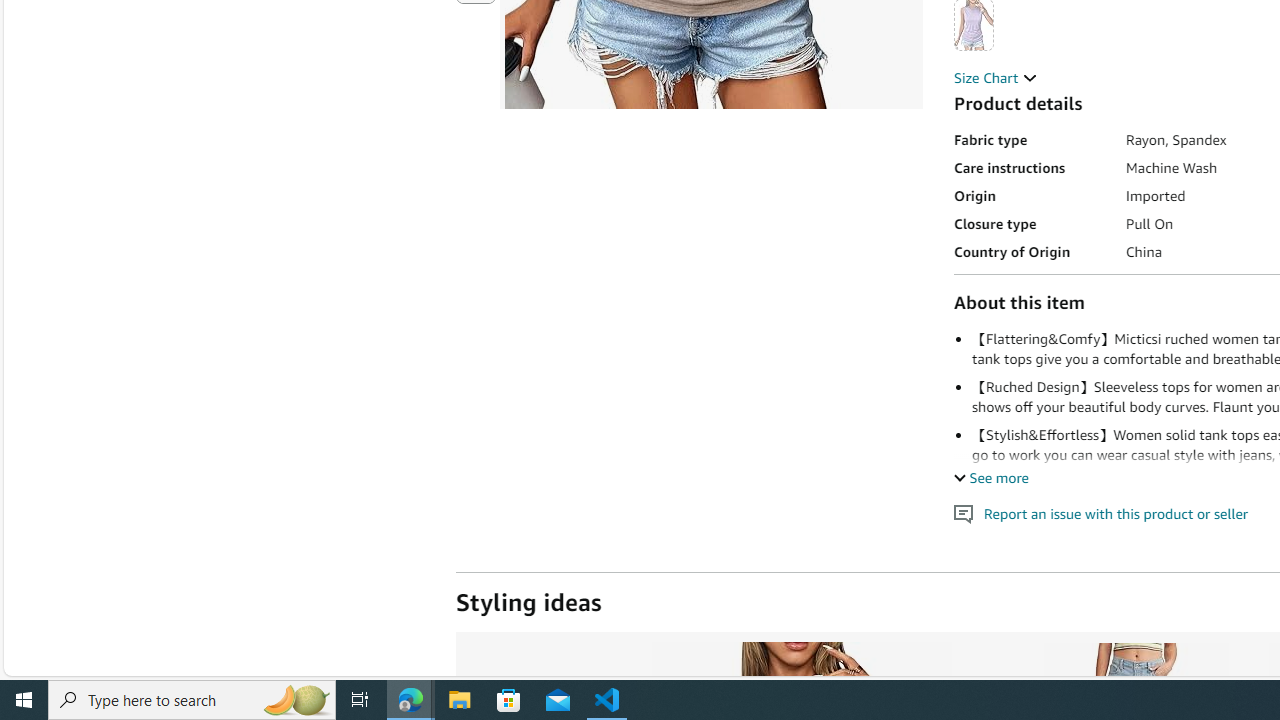  I want to click on 'Light Purple', so click(974, 24).